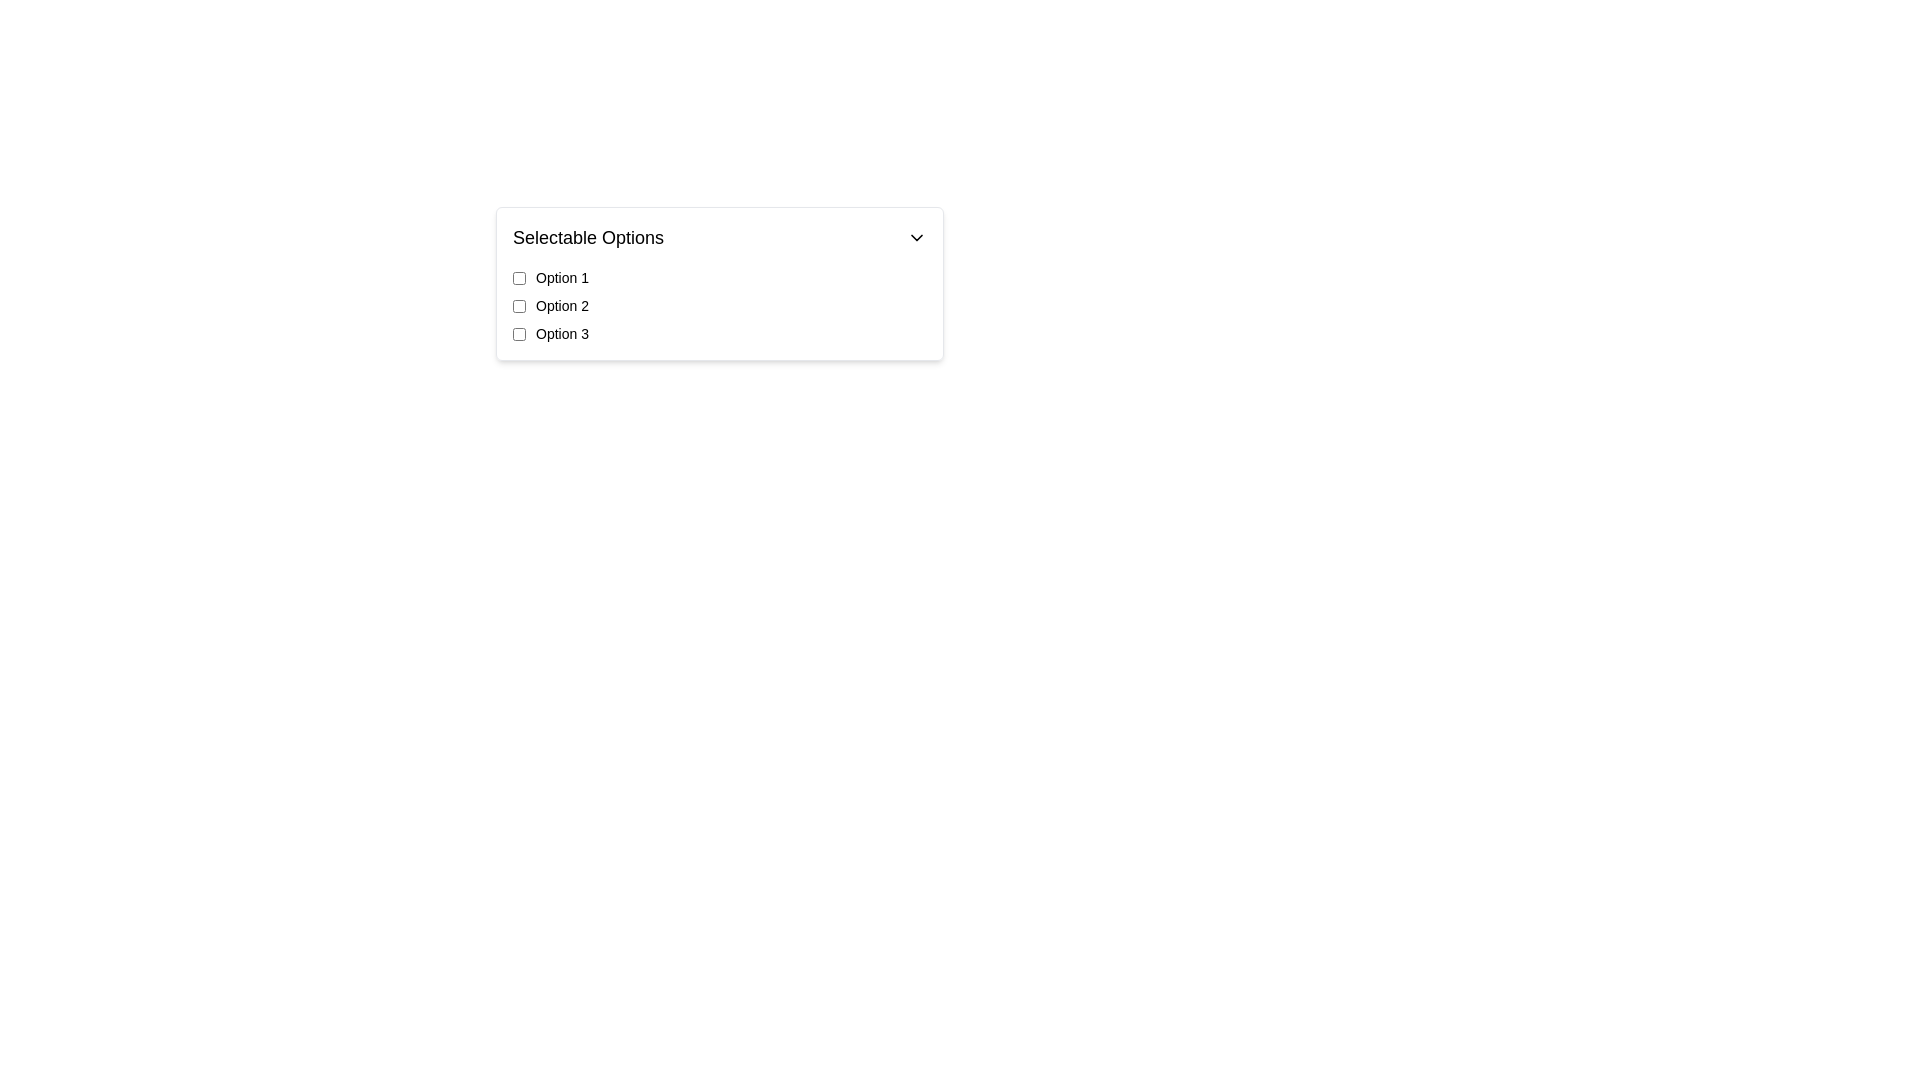 This screenshot has height=1080, width=1920. Describe the element at coordinates (561, 333) in the screenshot. I see `the third text label in the 'Selectable Options' section, which describes the checkbox next to it` at that location.